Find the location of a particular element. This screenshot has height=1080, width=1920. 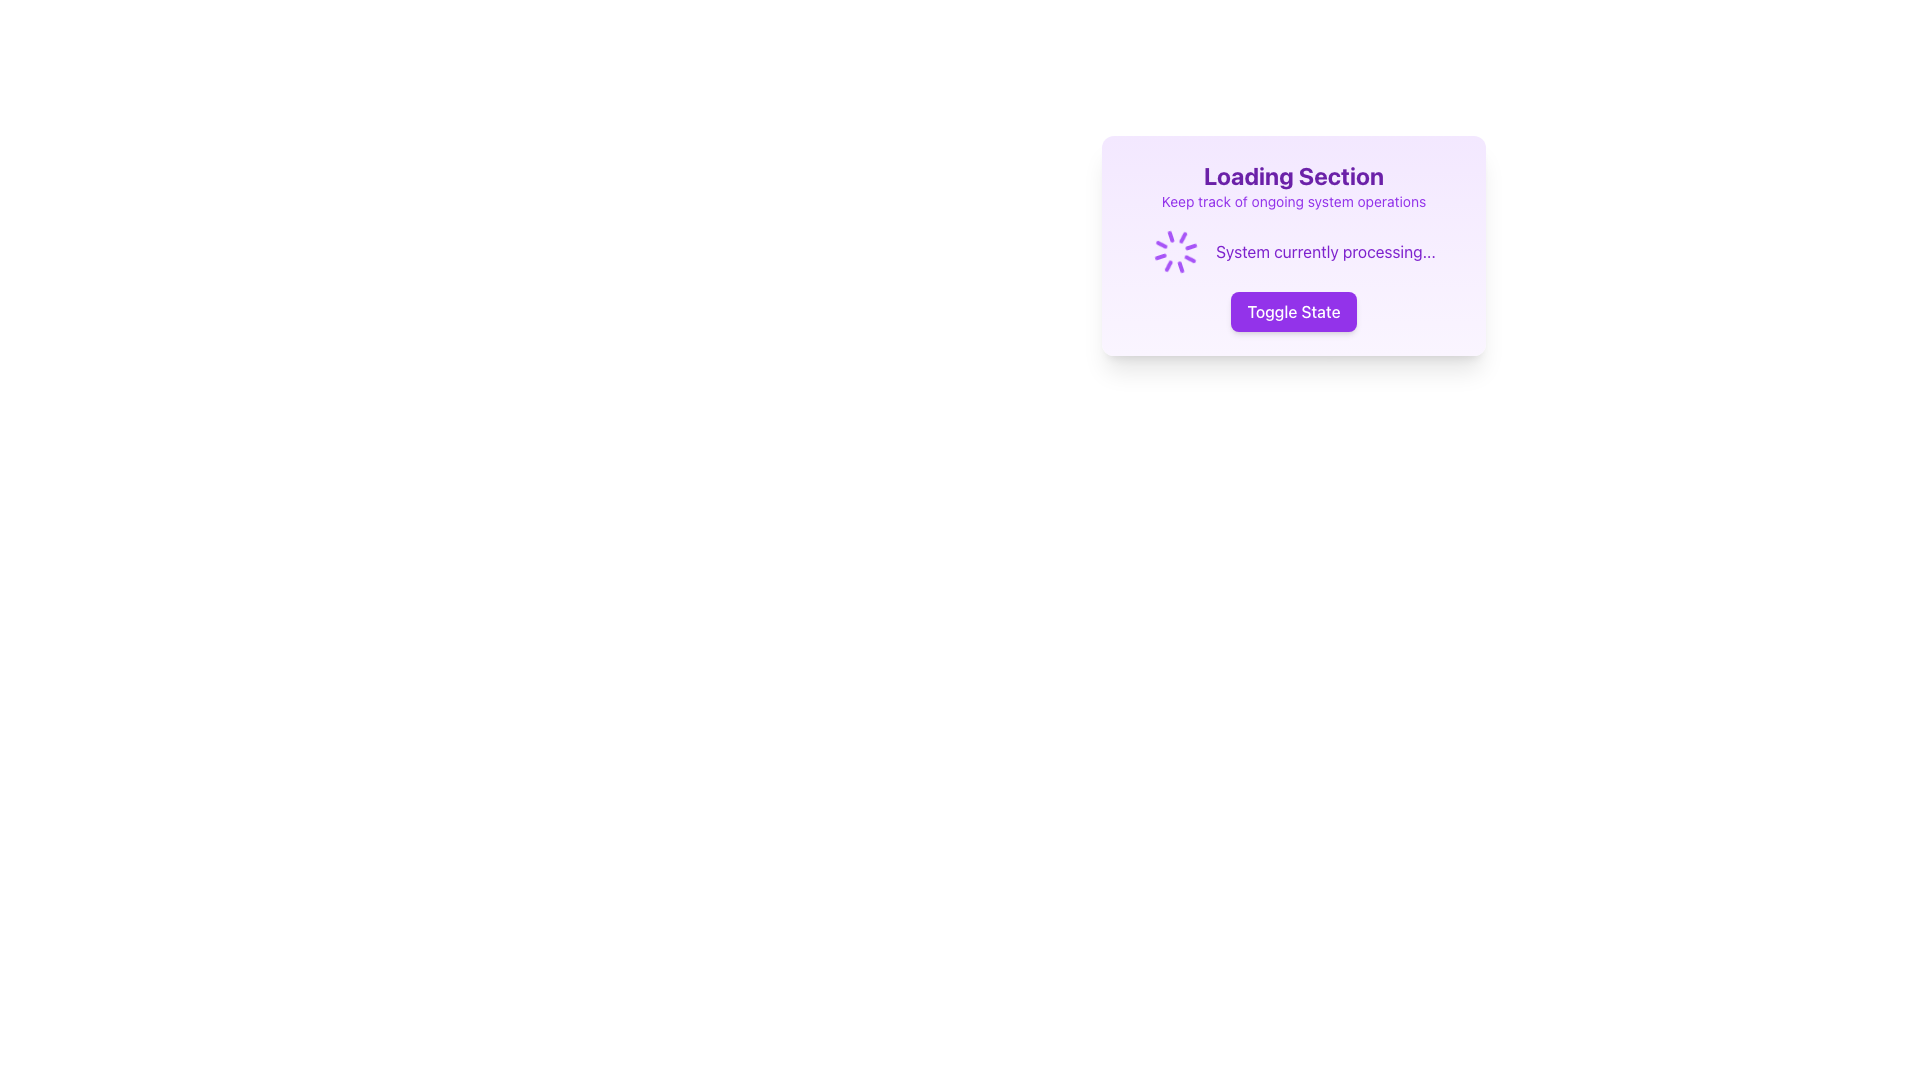

status text from the Informational Card with Action Button located in the upper-right area of the interface is located at coordinates (1294, 245).